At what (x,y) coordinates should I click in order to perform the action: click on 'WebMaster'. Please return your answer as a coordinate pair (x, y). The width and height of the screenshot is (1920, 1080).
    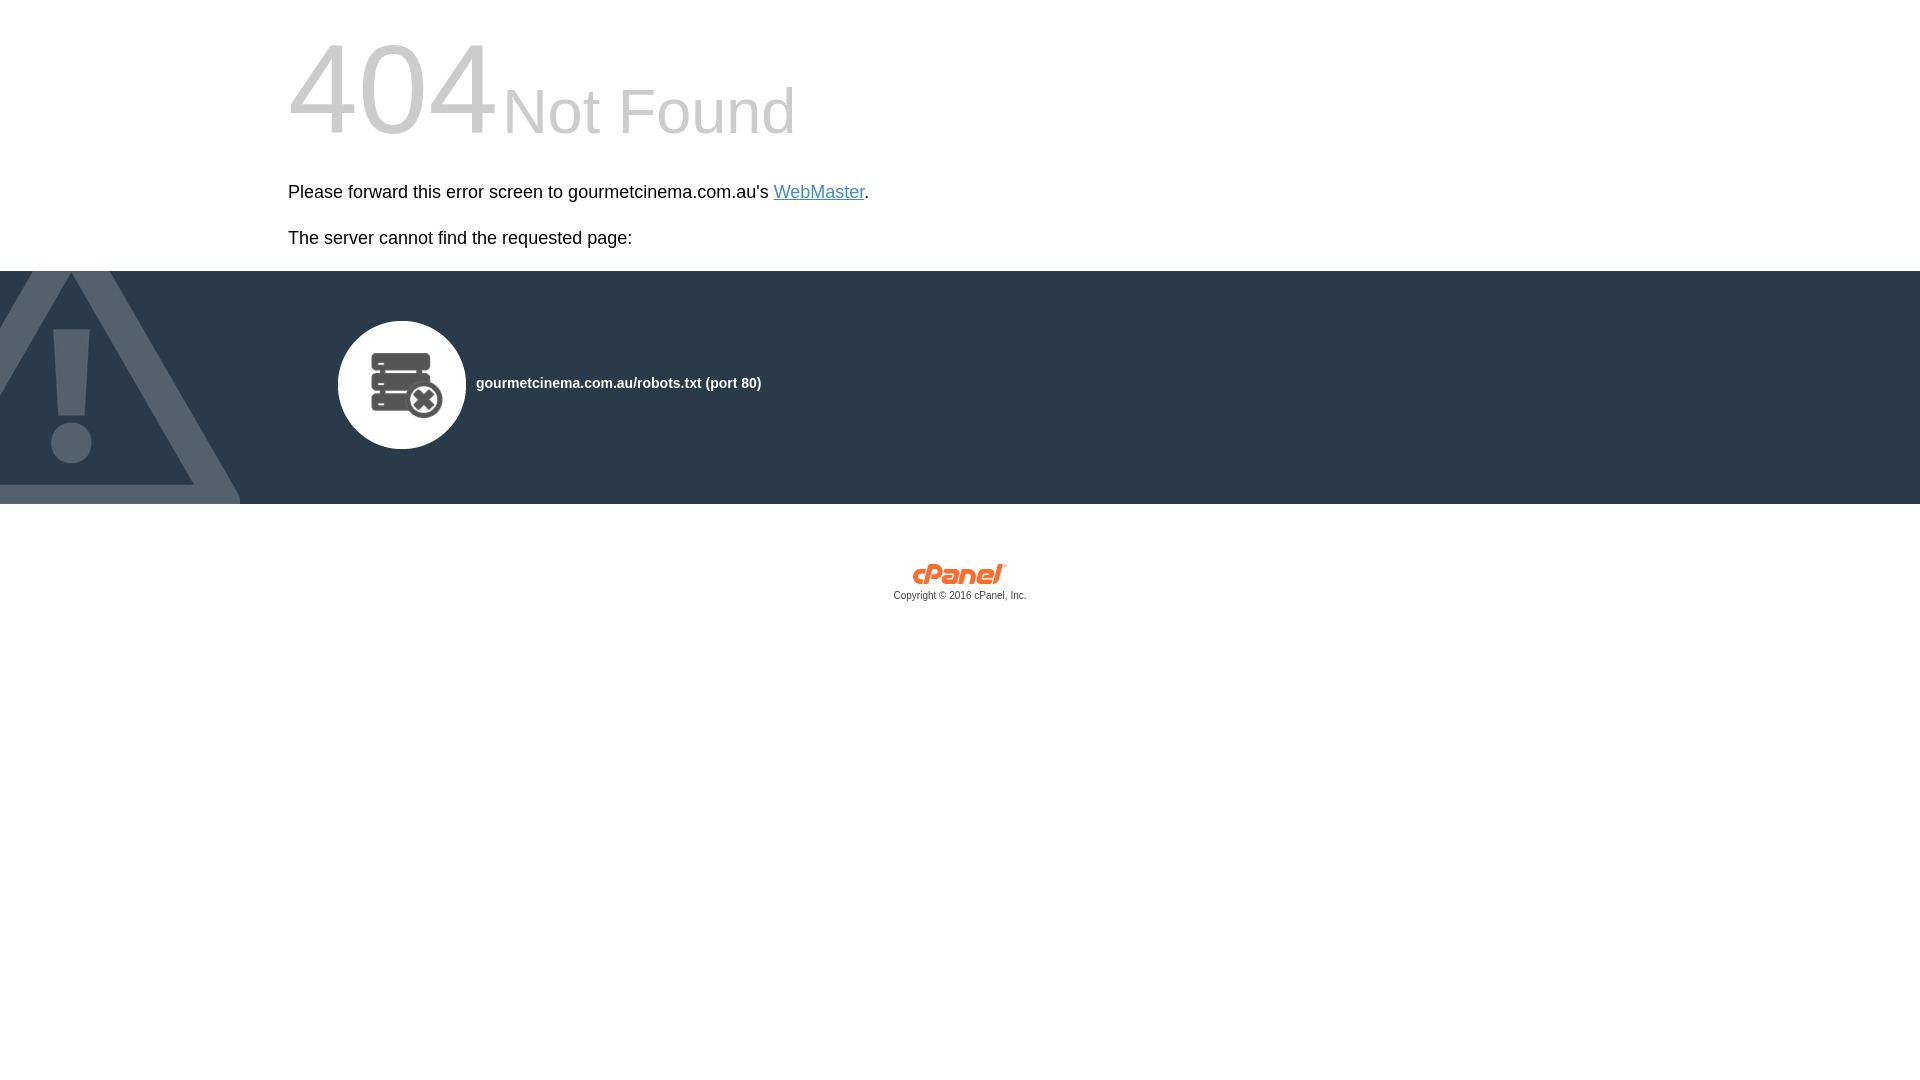
    Looking at the image, I should click on (819, 192).